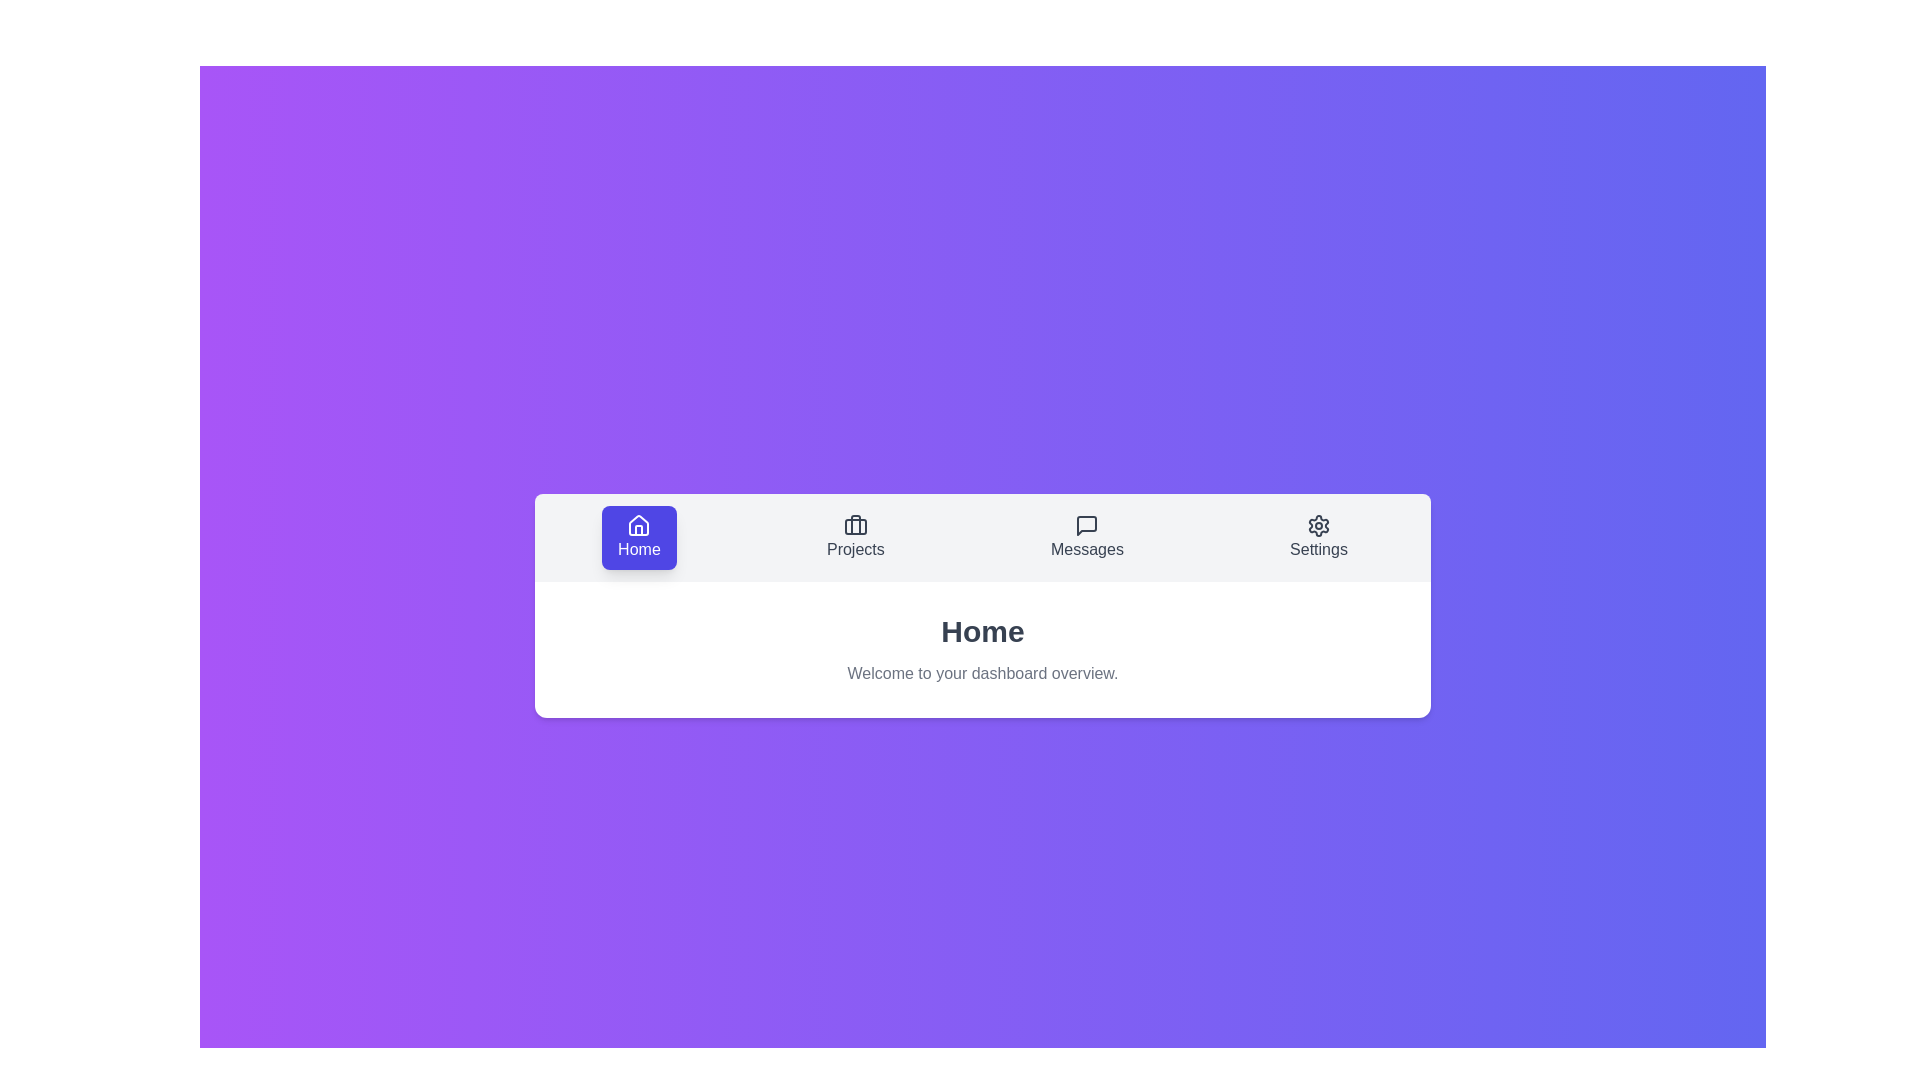  What do you see at coordinates (1086, 536) in the screenshot?
I see `the Messages tab by clicking on it` at bounding box center [1086, 536].